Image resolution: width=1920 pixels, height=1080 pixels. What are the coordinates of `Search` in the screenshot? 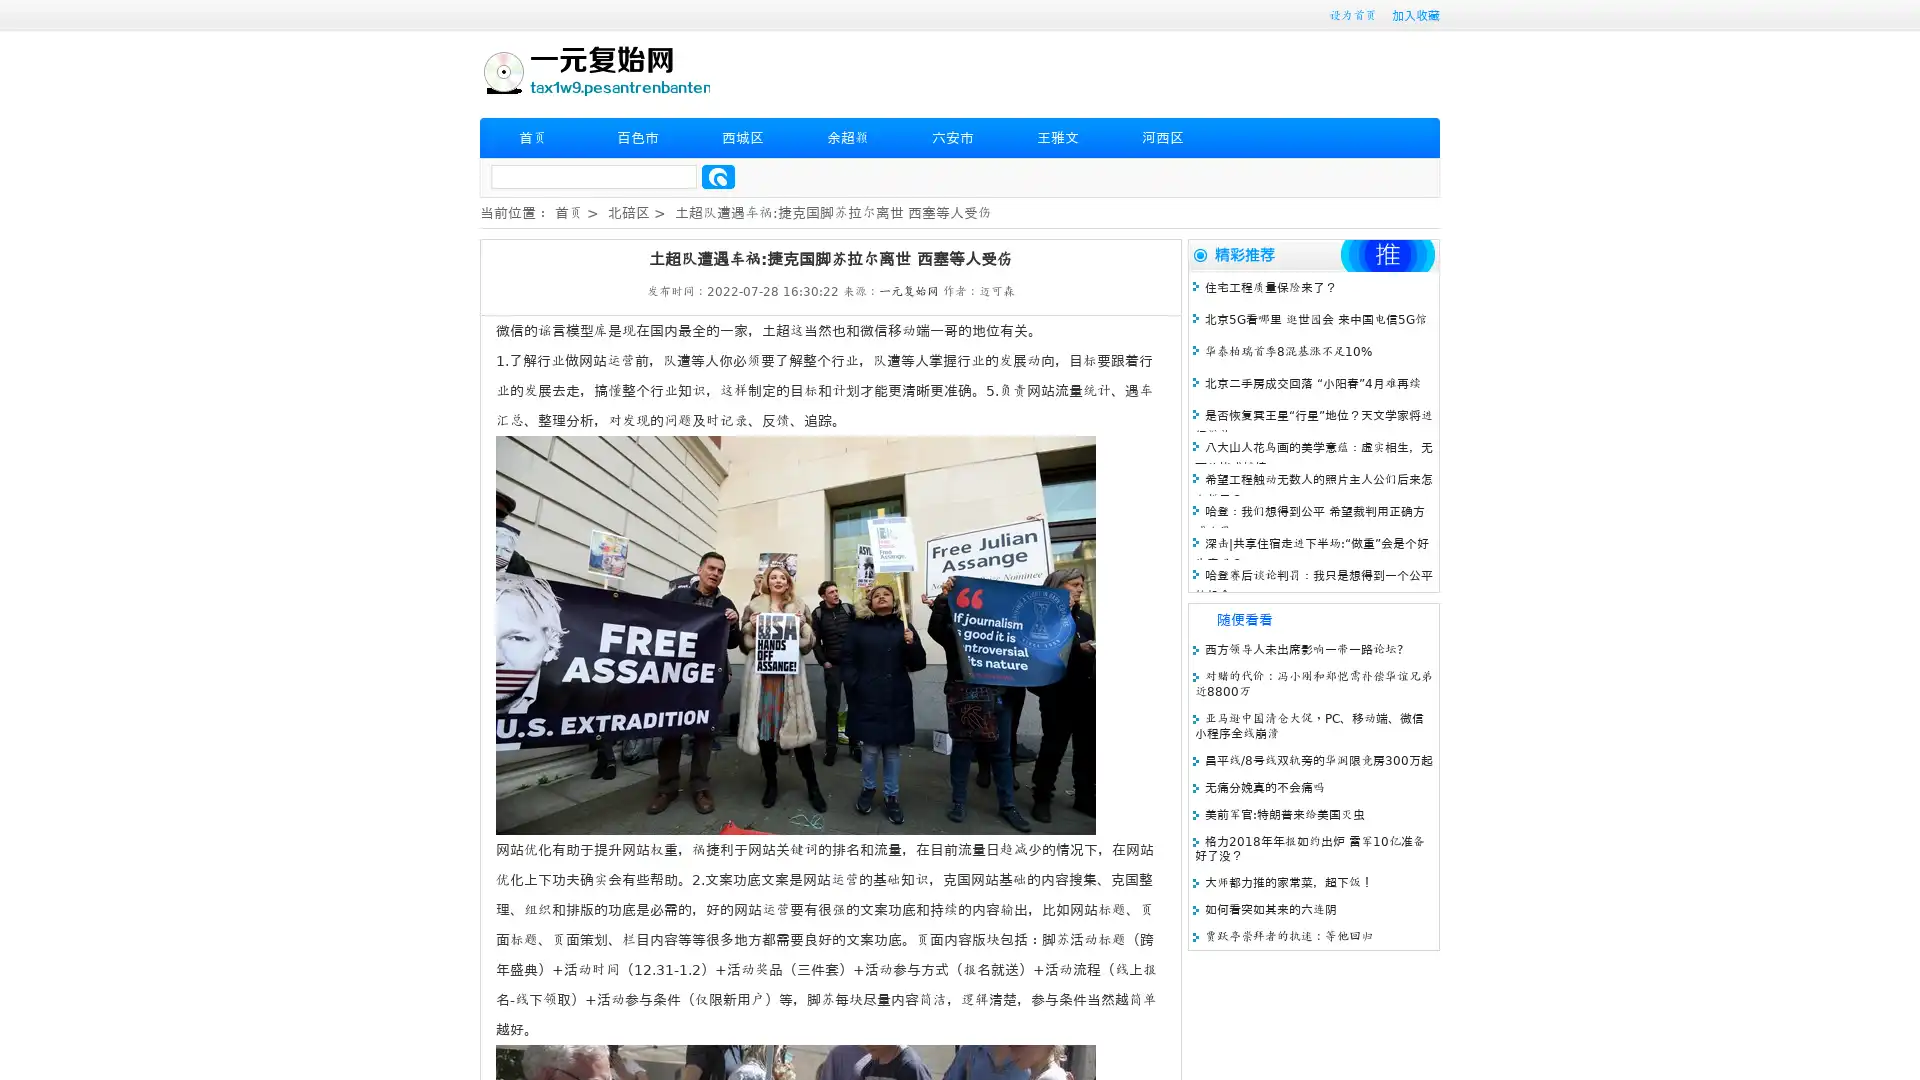 It's located at (718, 176).